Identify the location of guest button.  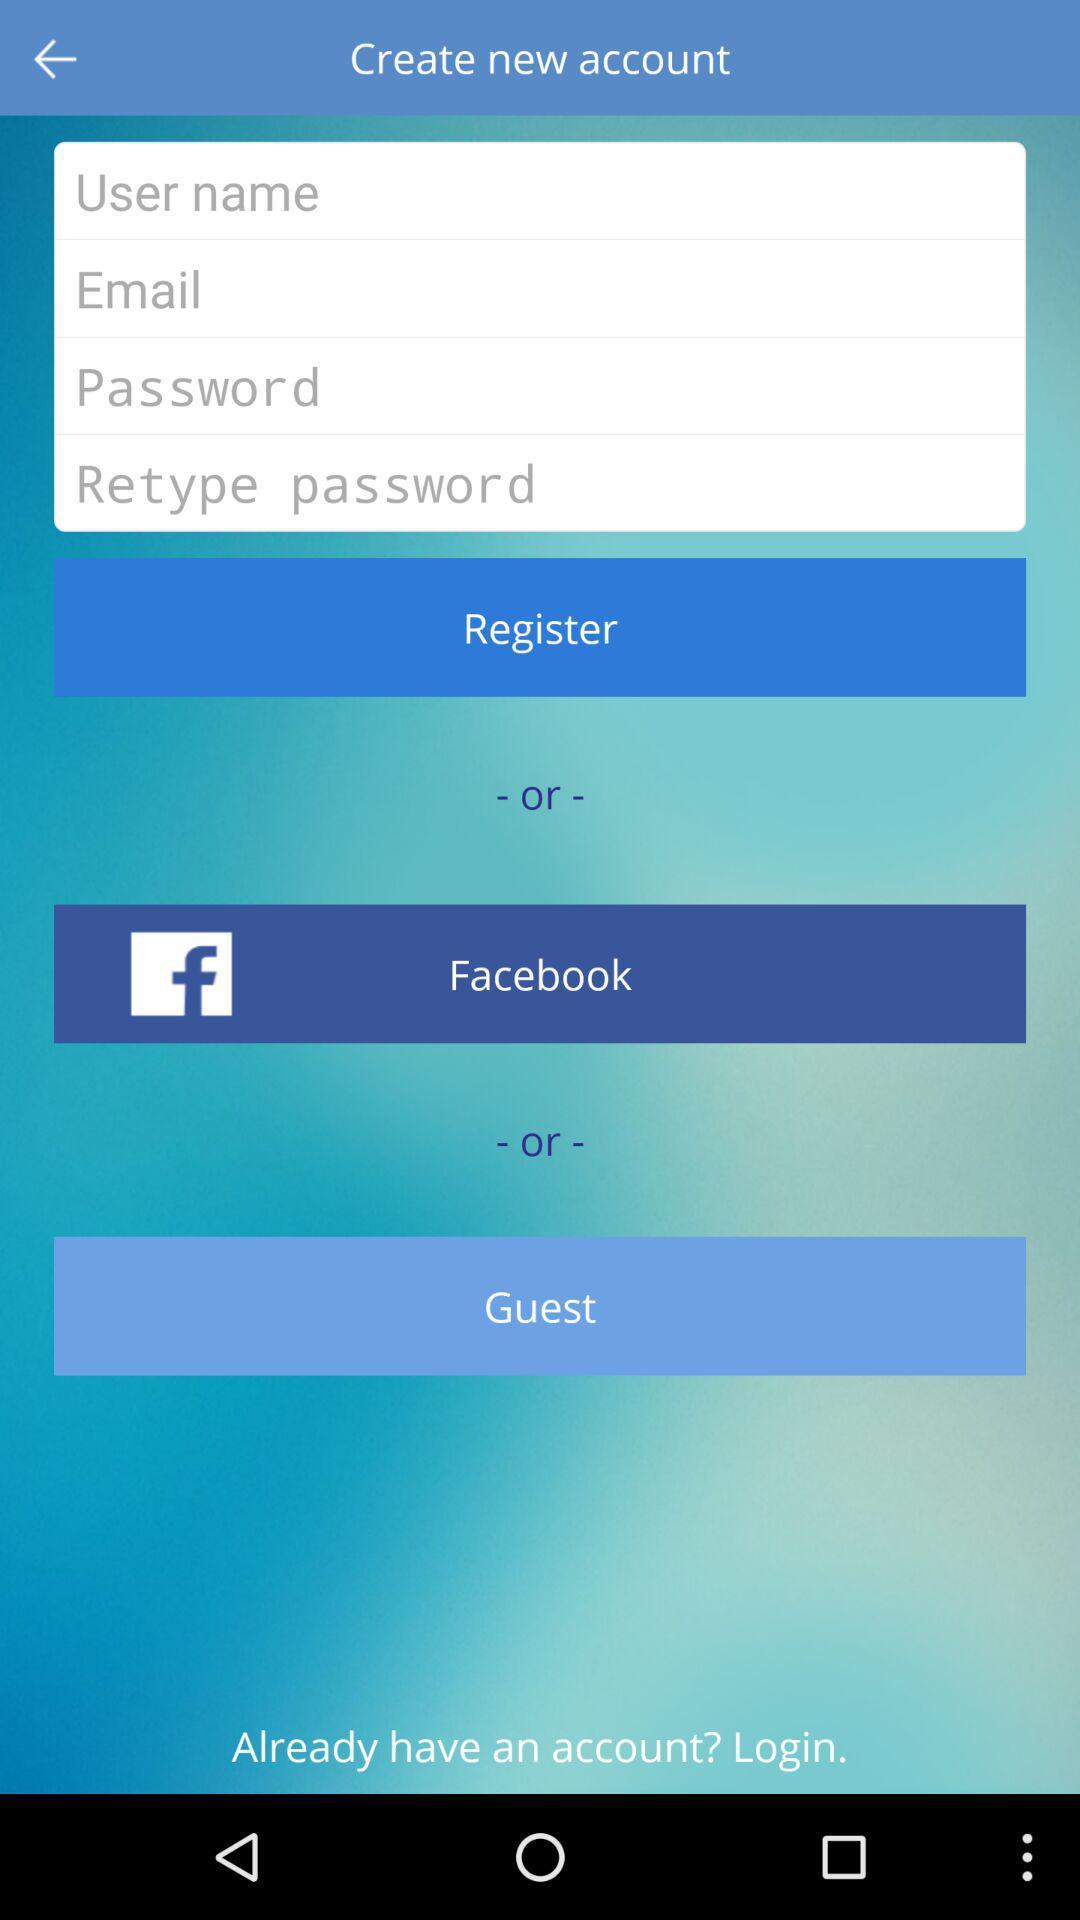
(540, 1306).